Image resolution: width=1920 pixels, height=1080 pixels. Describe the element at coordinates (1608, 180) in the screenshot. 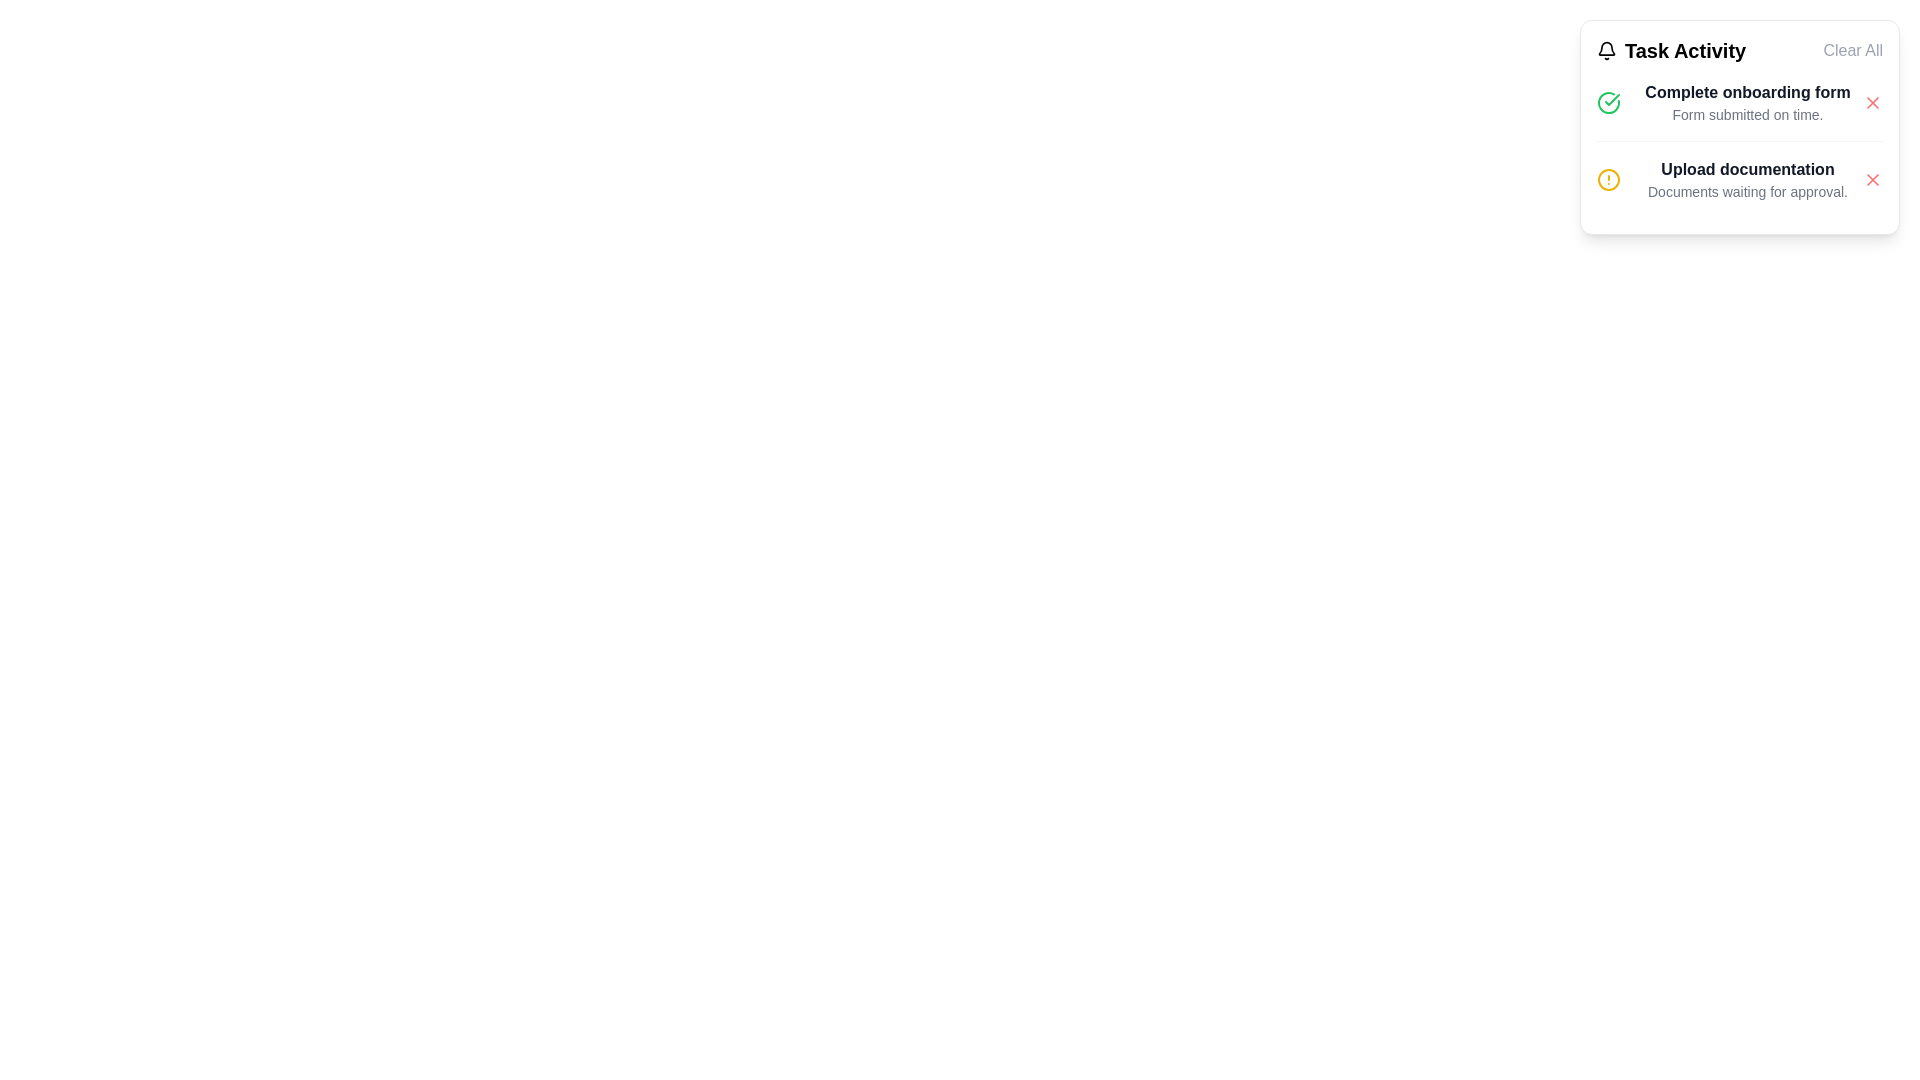

I see `the circular SVG graphical element that serves as a warning or alert indicator for the 'Upload documentation' task, located in the right-hand notification panel` at that location.